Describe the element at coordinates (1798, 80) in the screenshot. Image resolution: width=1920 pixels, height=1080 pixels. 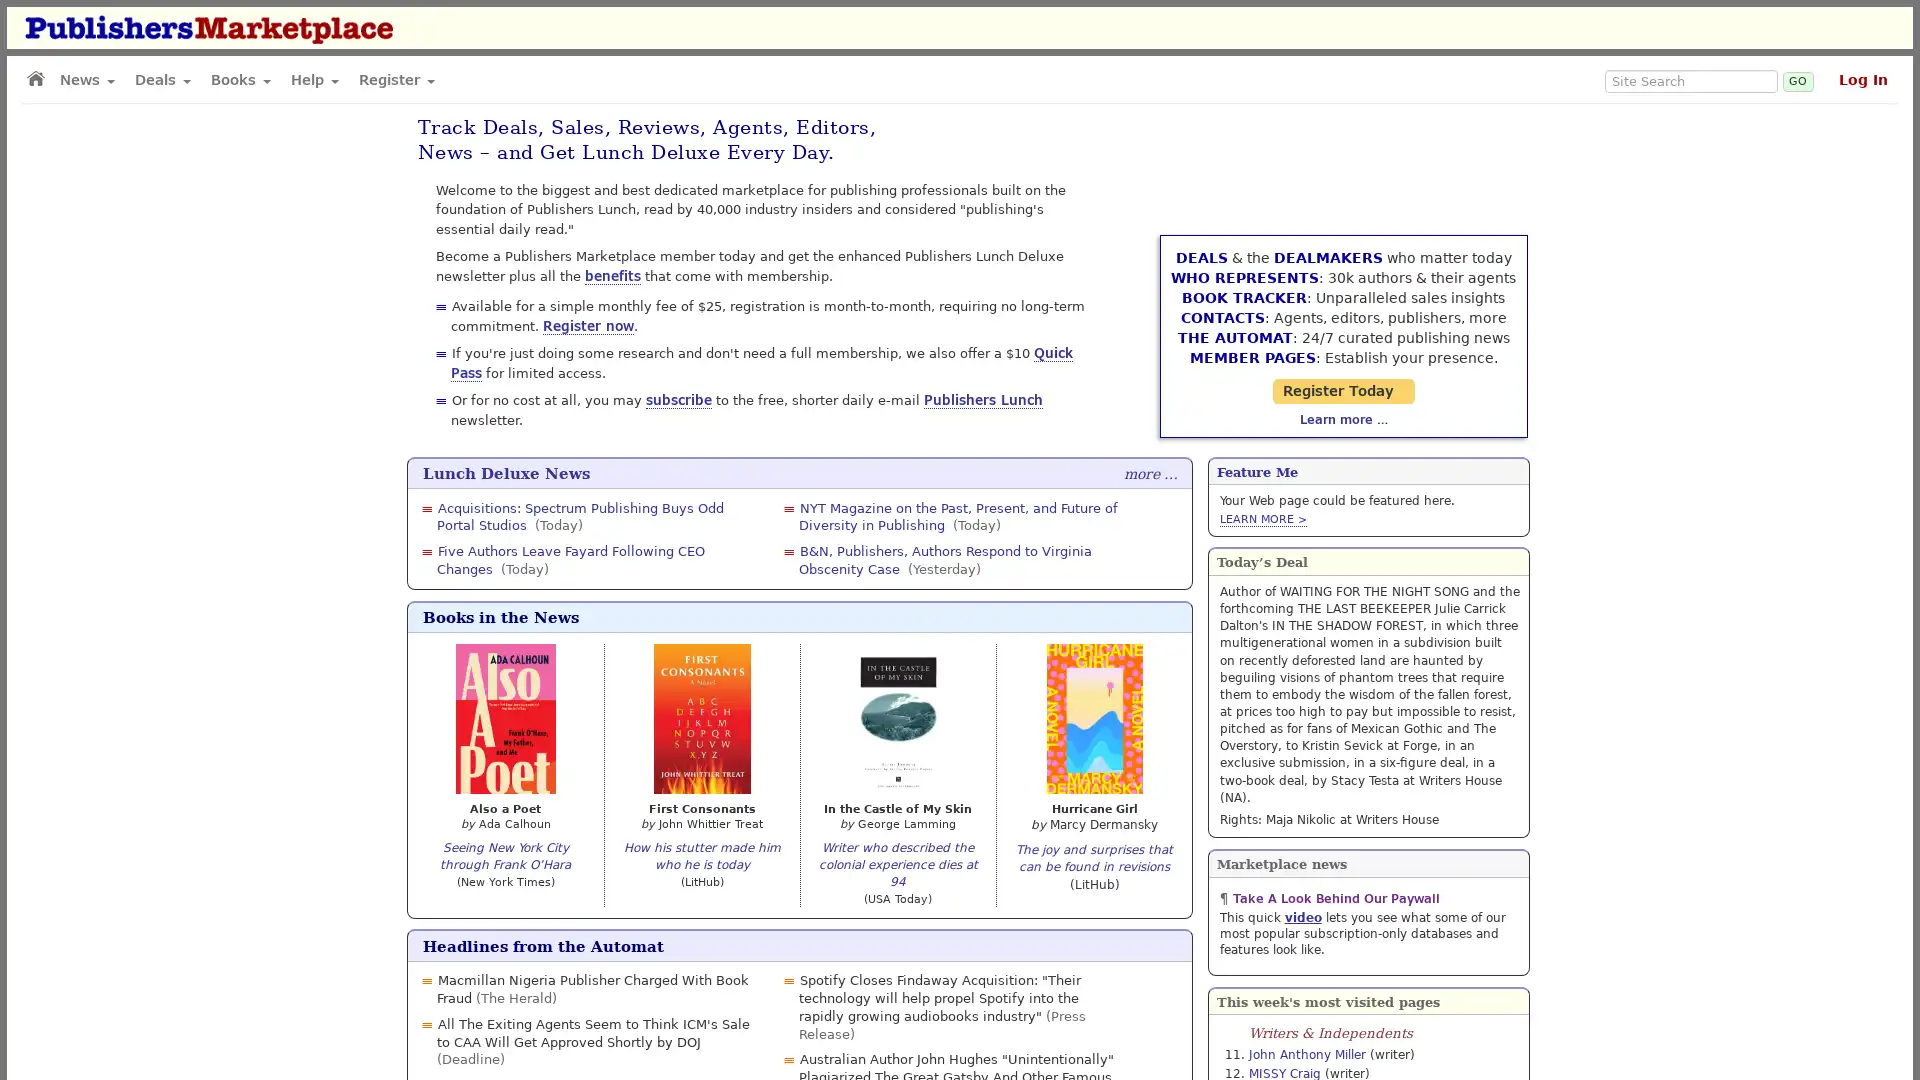
I see `GO` at that location.